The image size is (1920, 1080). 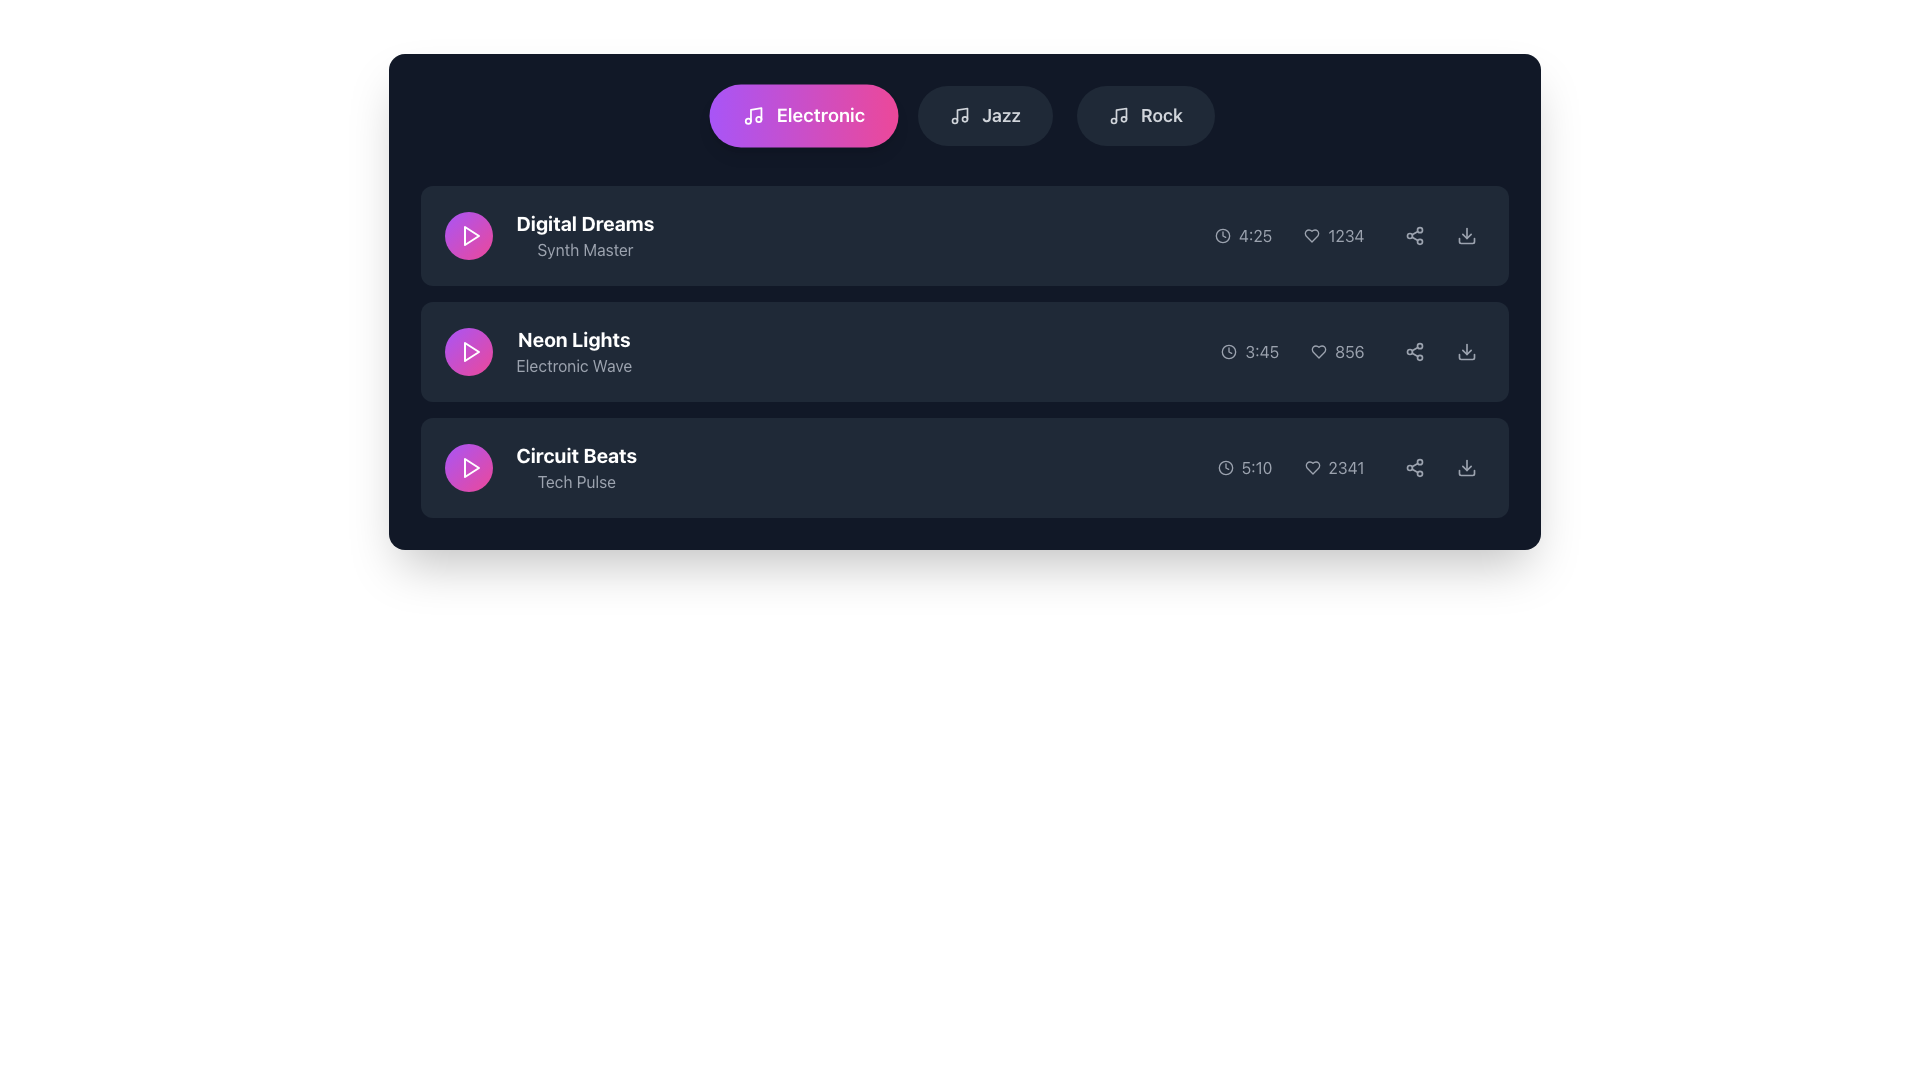 What do you see at coordinates (1244, 467) in the screenshot?
I see `the Text label with a clock icon displaying the duration '5:10', located in the third row of listed items, positioned to the right of the row` at bounding box center [1244, 467].